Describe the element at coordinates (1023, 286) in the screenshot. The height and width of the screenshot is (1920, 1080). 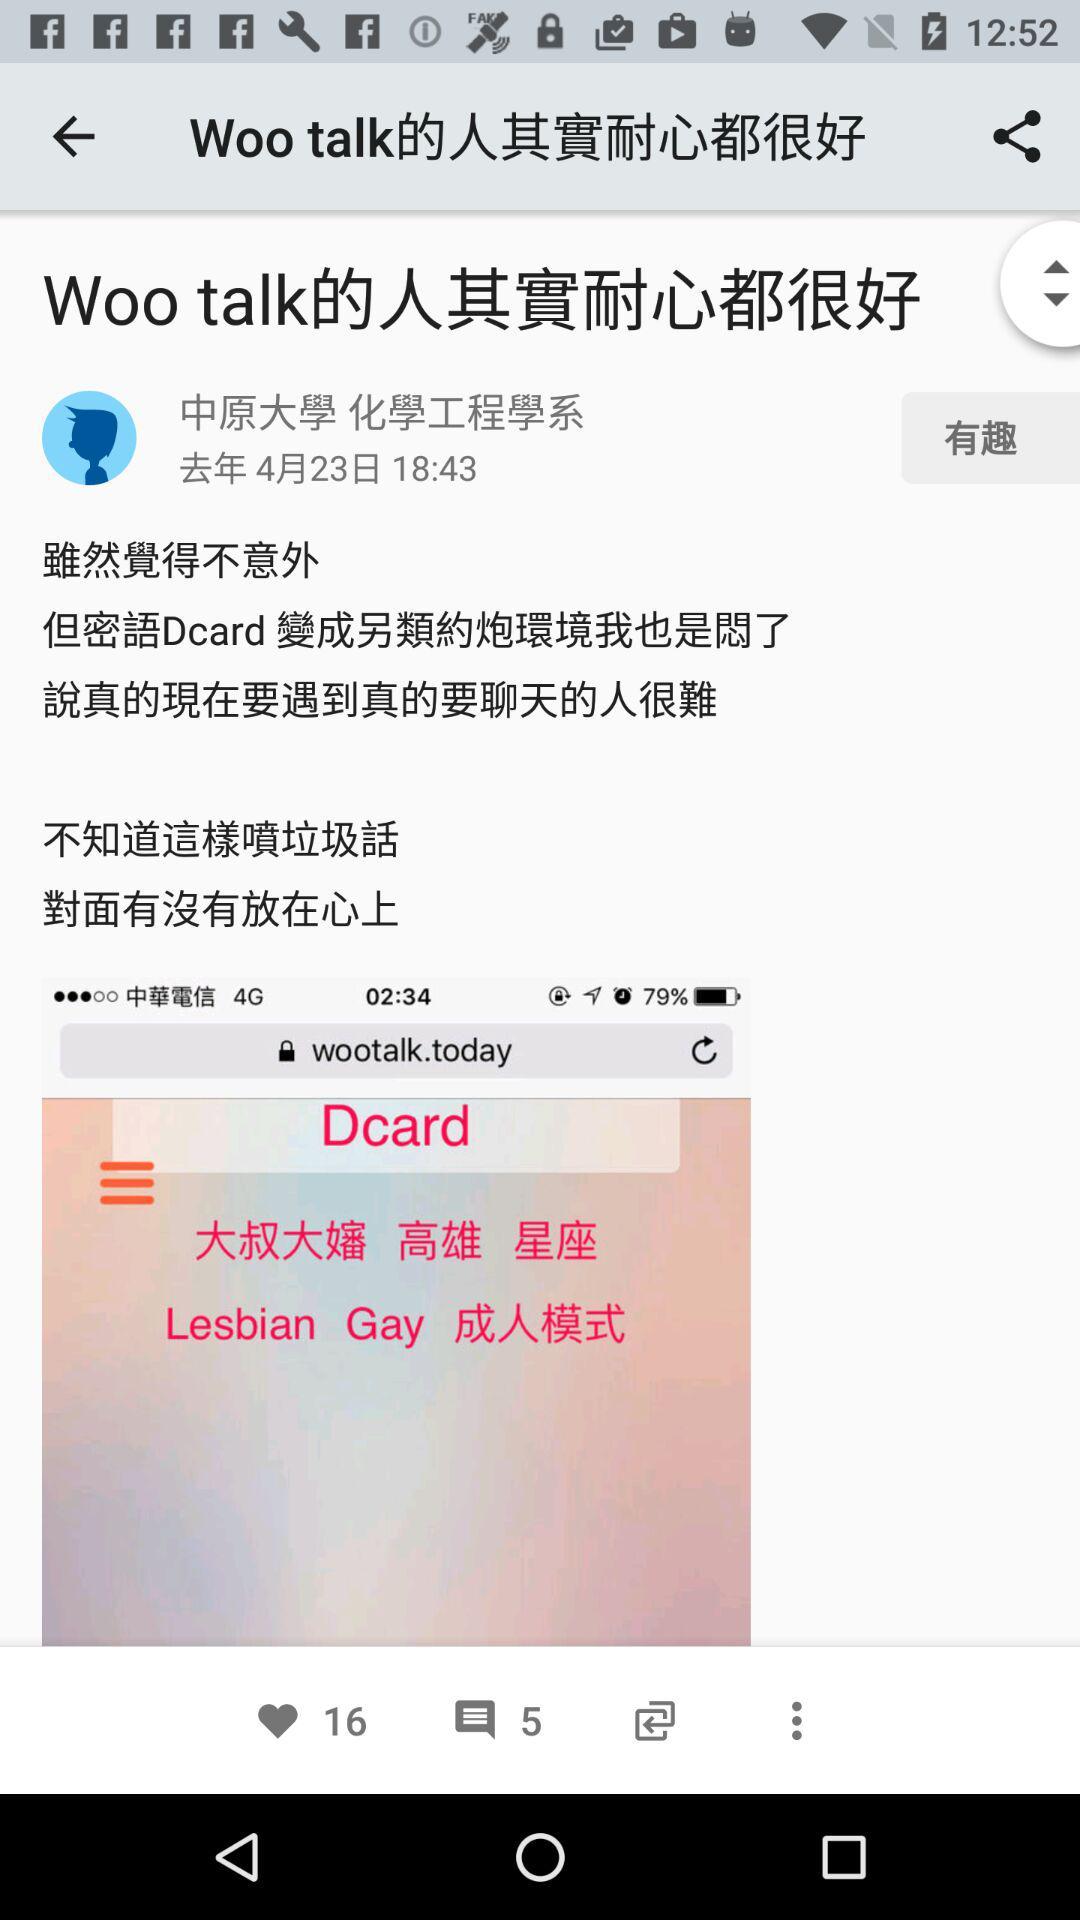
I see `up down arrow button` at that location.